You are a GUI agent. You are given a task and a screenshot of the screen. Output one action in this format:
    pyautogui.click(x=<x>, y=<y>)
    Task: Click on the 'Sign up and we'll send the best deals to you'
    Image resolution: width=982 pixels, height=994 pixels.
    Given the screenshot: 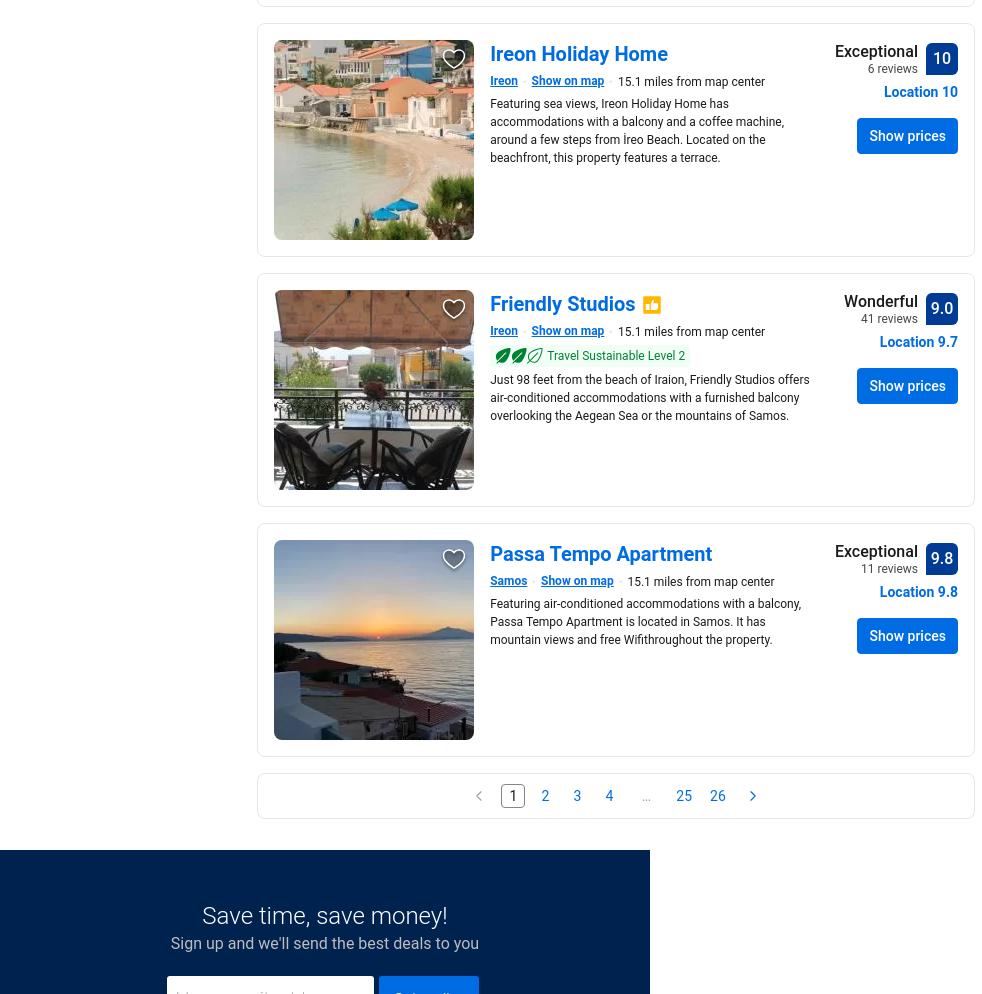 What is the action you would take?
    pyautogui.click(x=324, y=943)
    